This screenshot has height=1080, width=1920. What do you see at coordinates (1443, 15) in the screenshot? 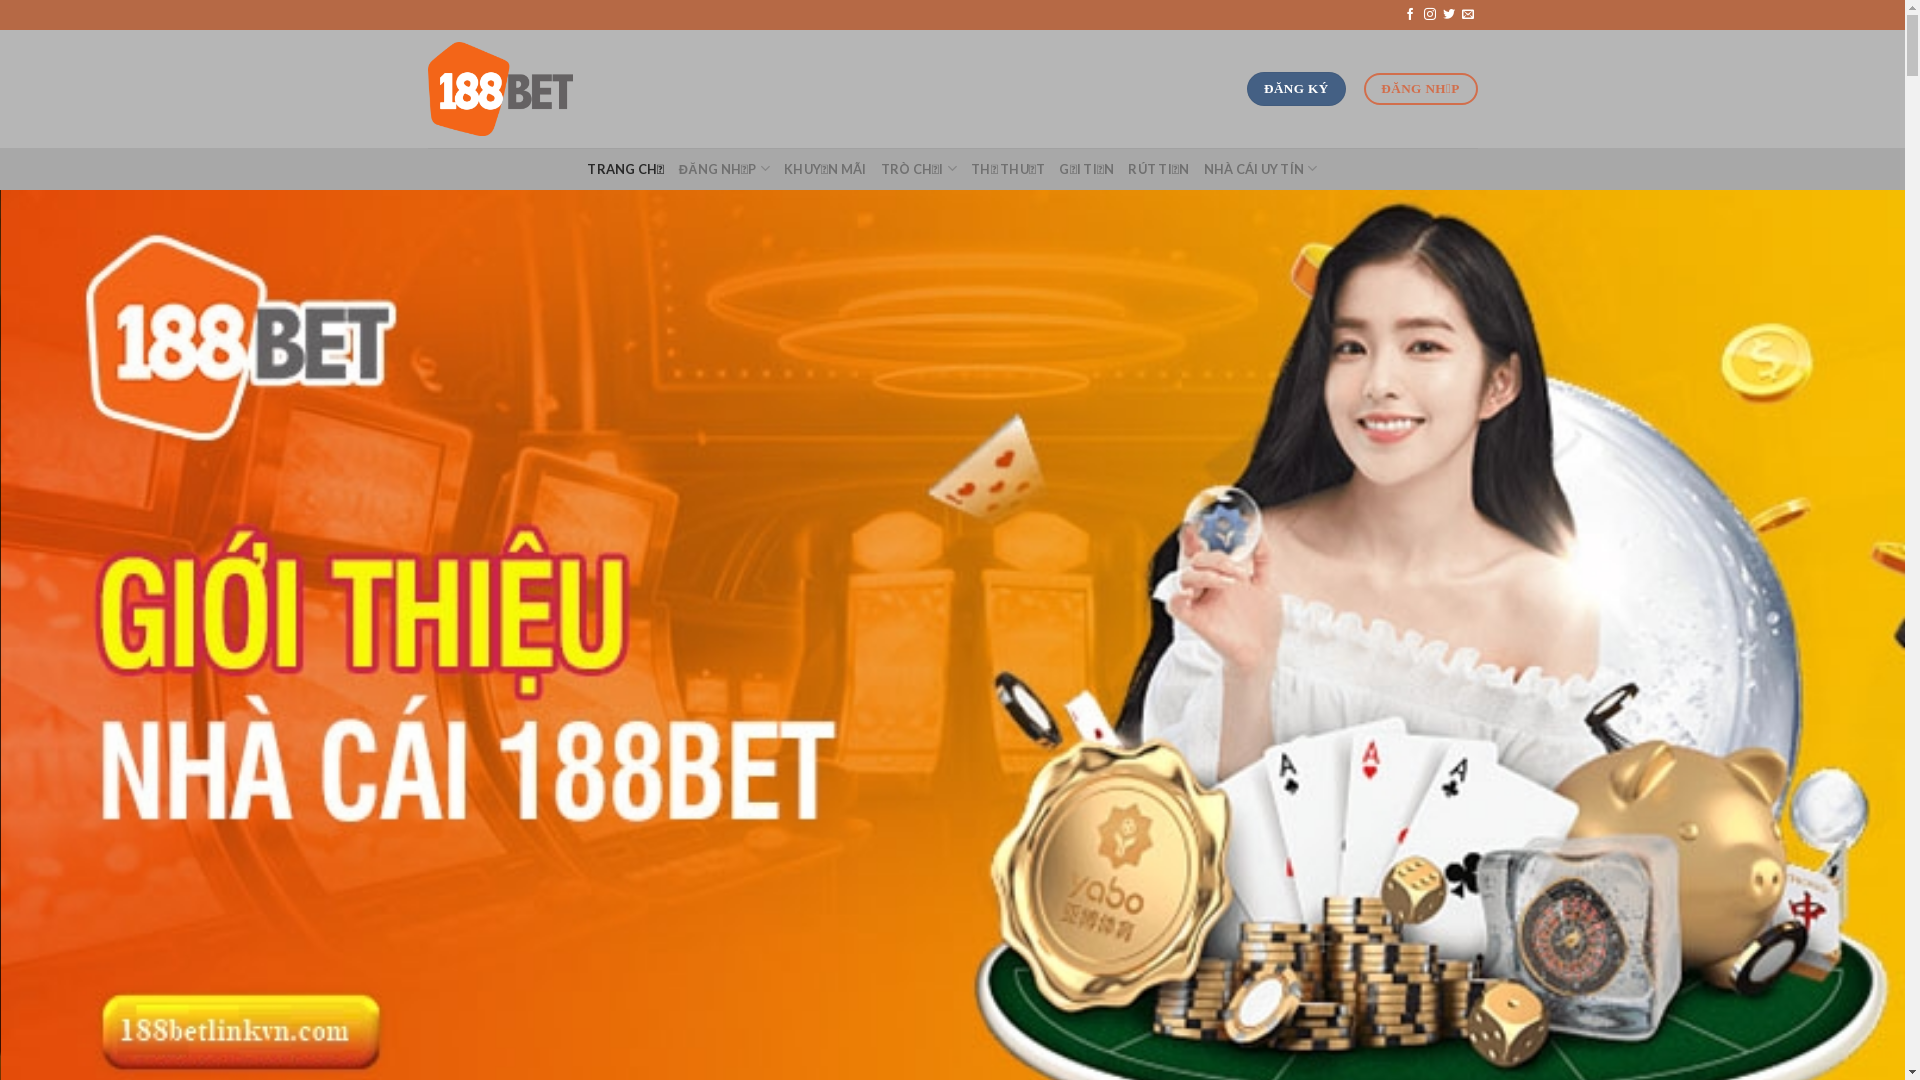
I see `'Follow on Twitter'` at bounding box center [1443, 15].